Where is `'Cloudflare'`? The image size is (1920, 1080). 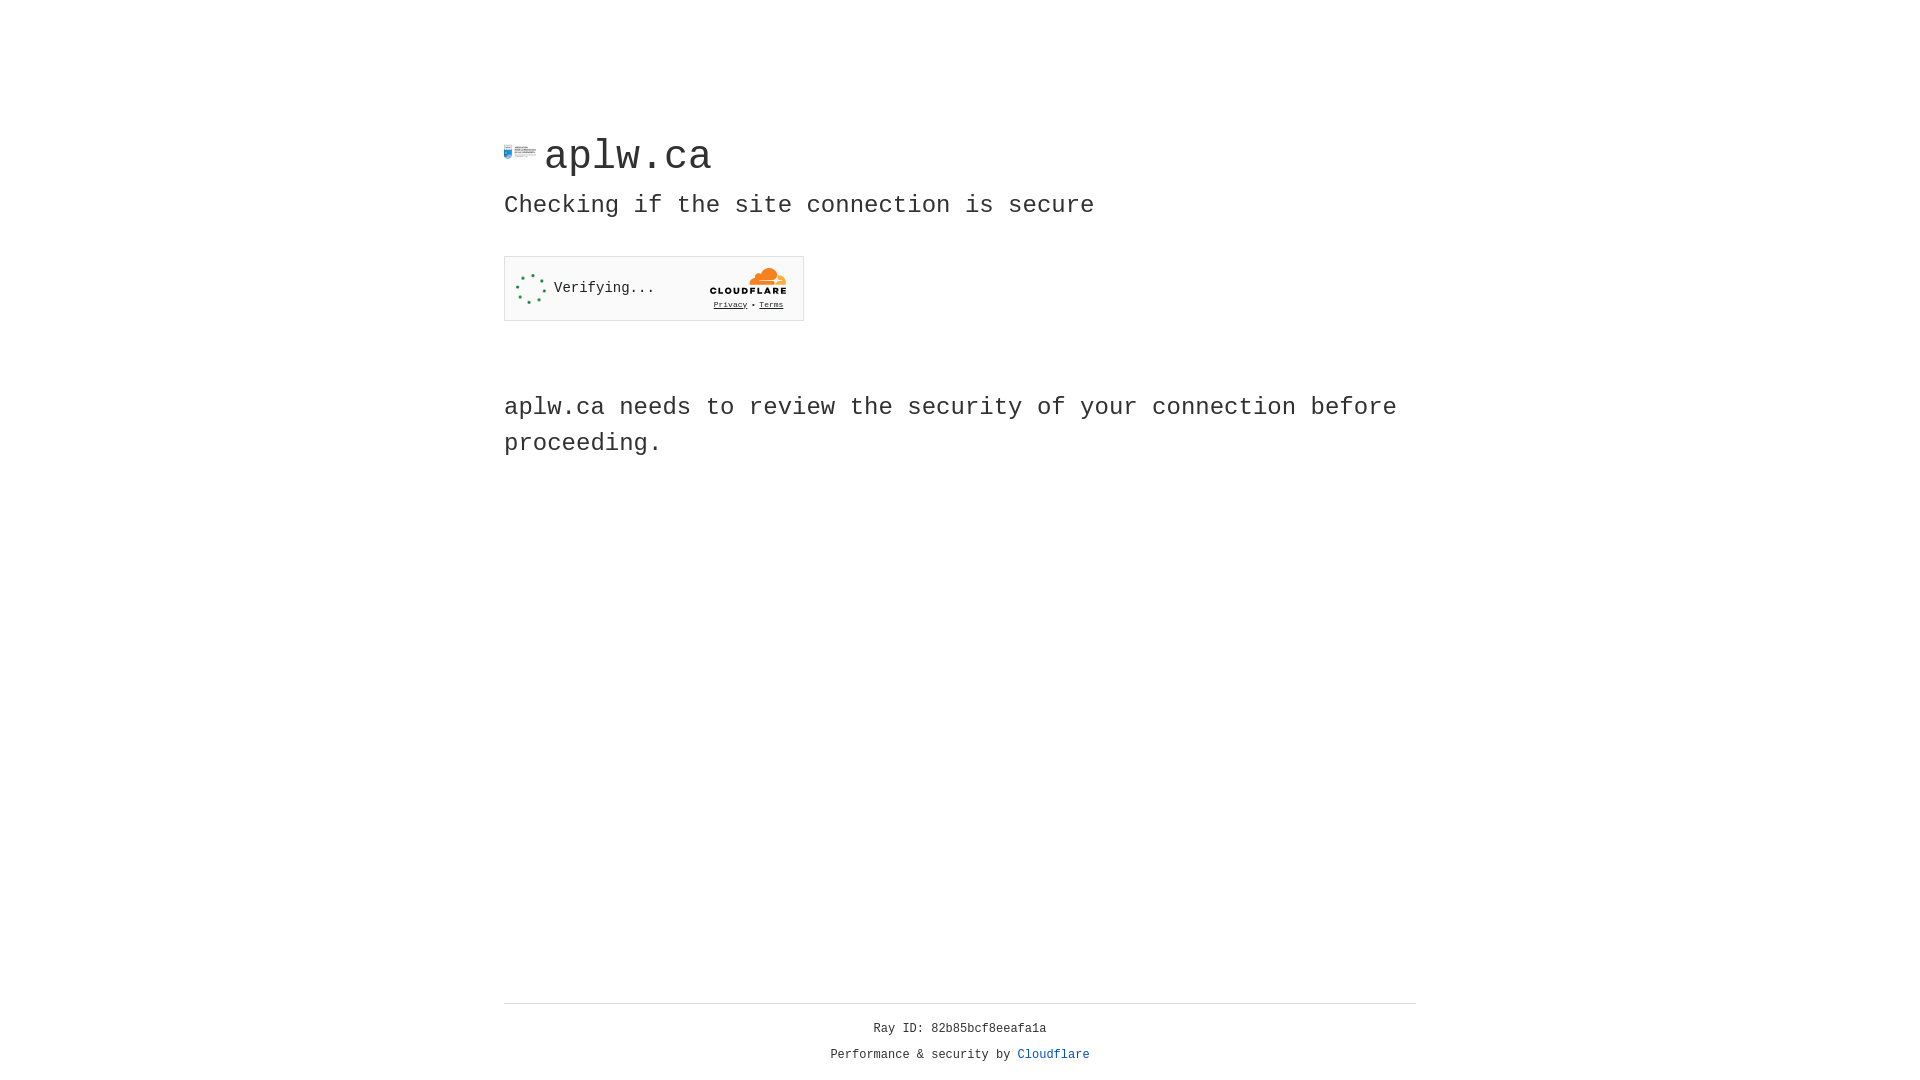
'Cloudflare' is located at coordinates (1053, 1054).